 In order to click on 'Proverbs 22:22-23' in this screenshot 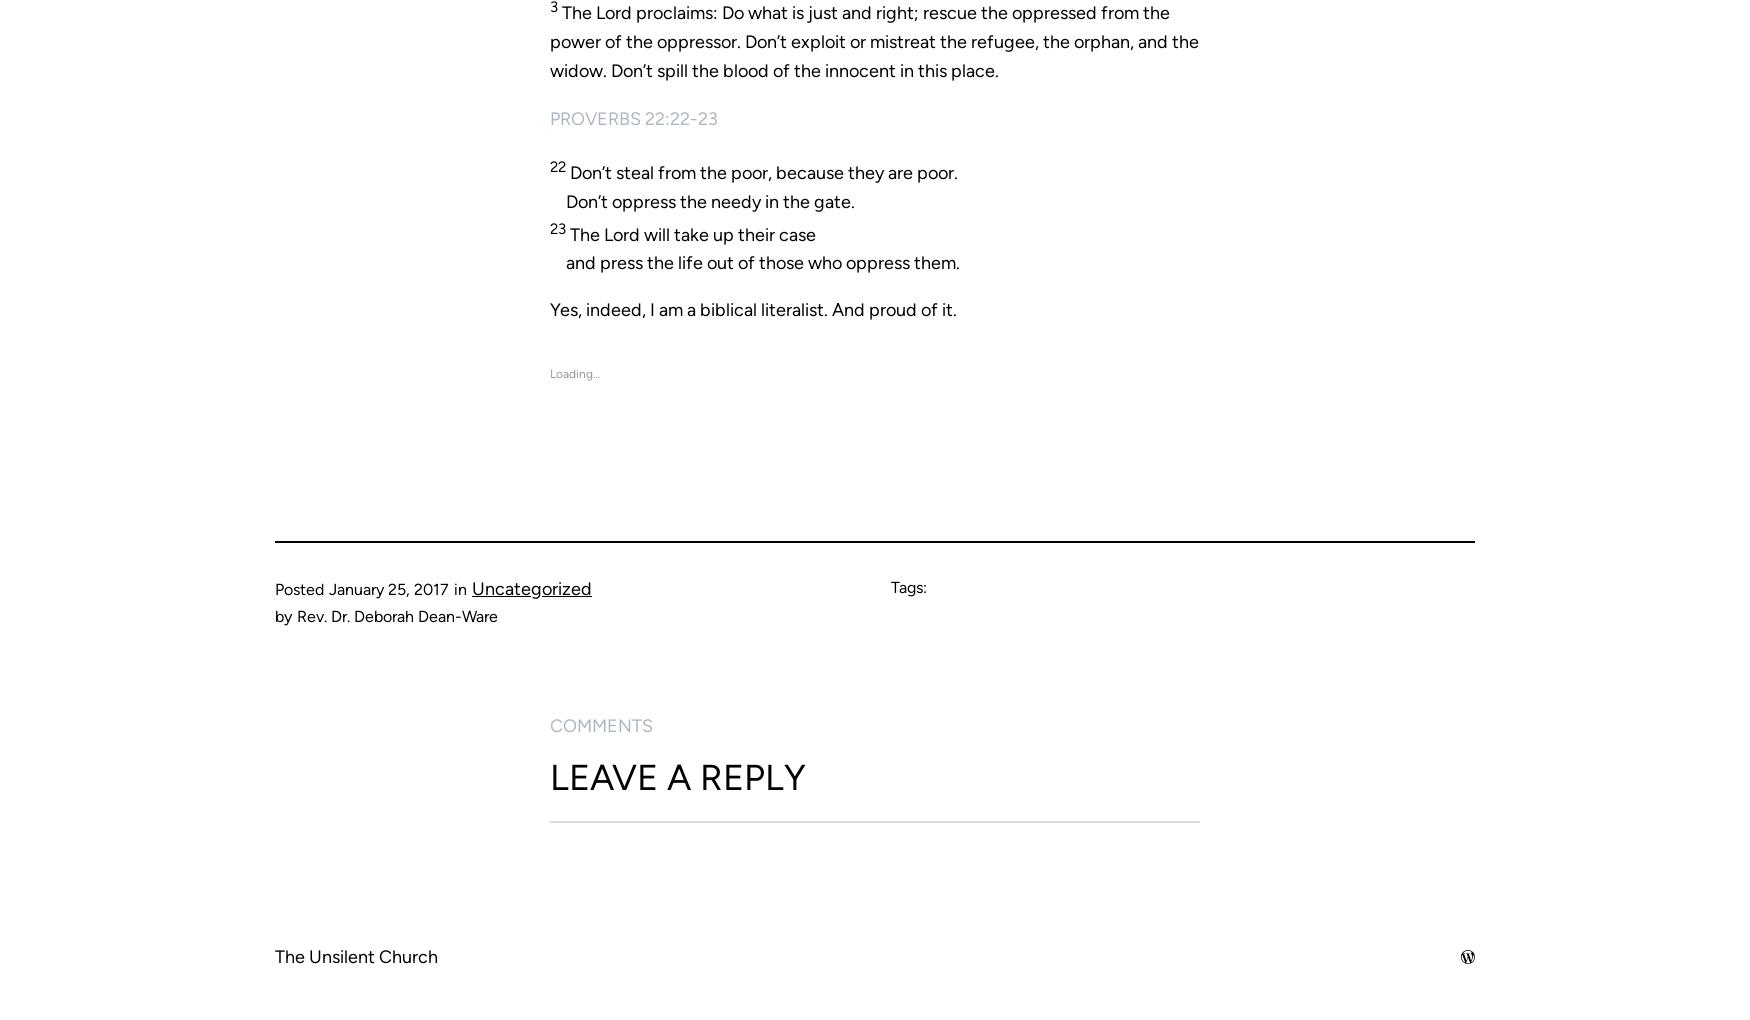, I will do `click(633, 118)`.